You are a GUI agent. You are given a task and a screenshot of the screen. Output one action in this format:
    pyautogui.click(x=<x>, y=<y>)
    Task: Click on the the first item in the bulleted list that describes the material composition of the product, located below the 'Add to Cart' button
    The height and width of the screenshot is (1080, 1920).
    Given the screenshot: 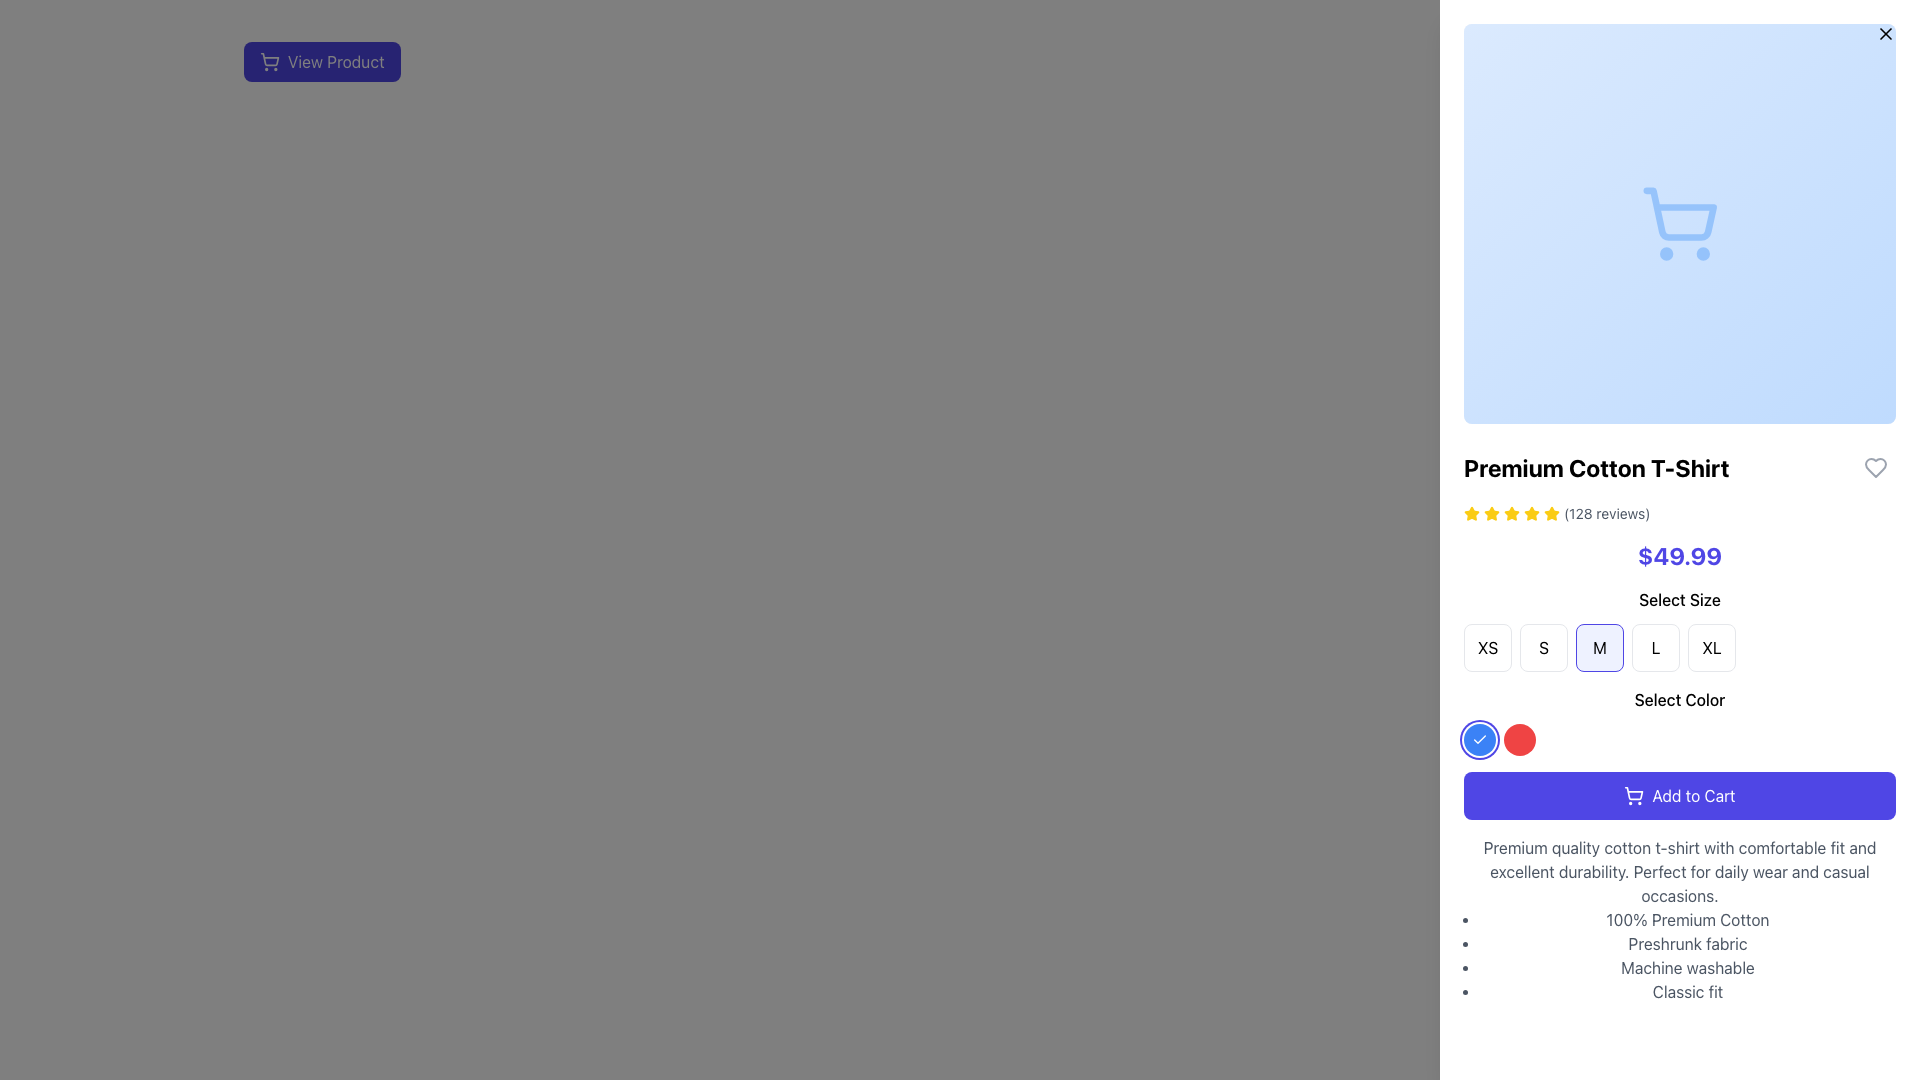 What is the action you would take?
    pyautogui.click(x=1687, y=920)
    